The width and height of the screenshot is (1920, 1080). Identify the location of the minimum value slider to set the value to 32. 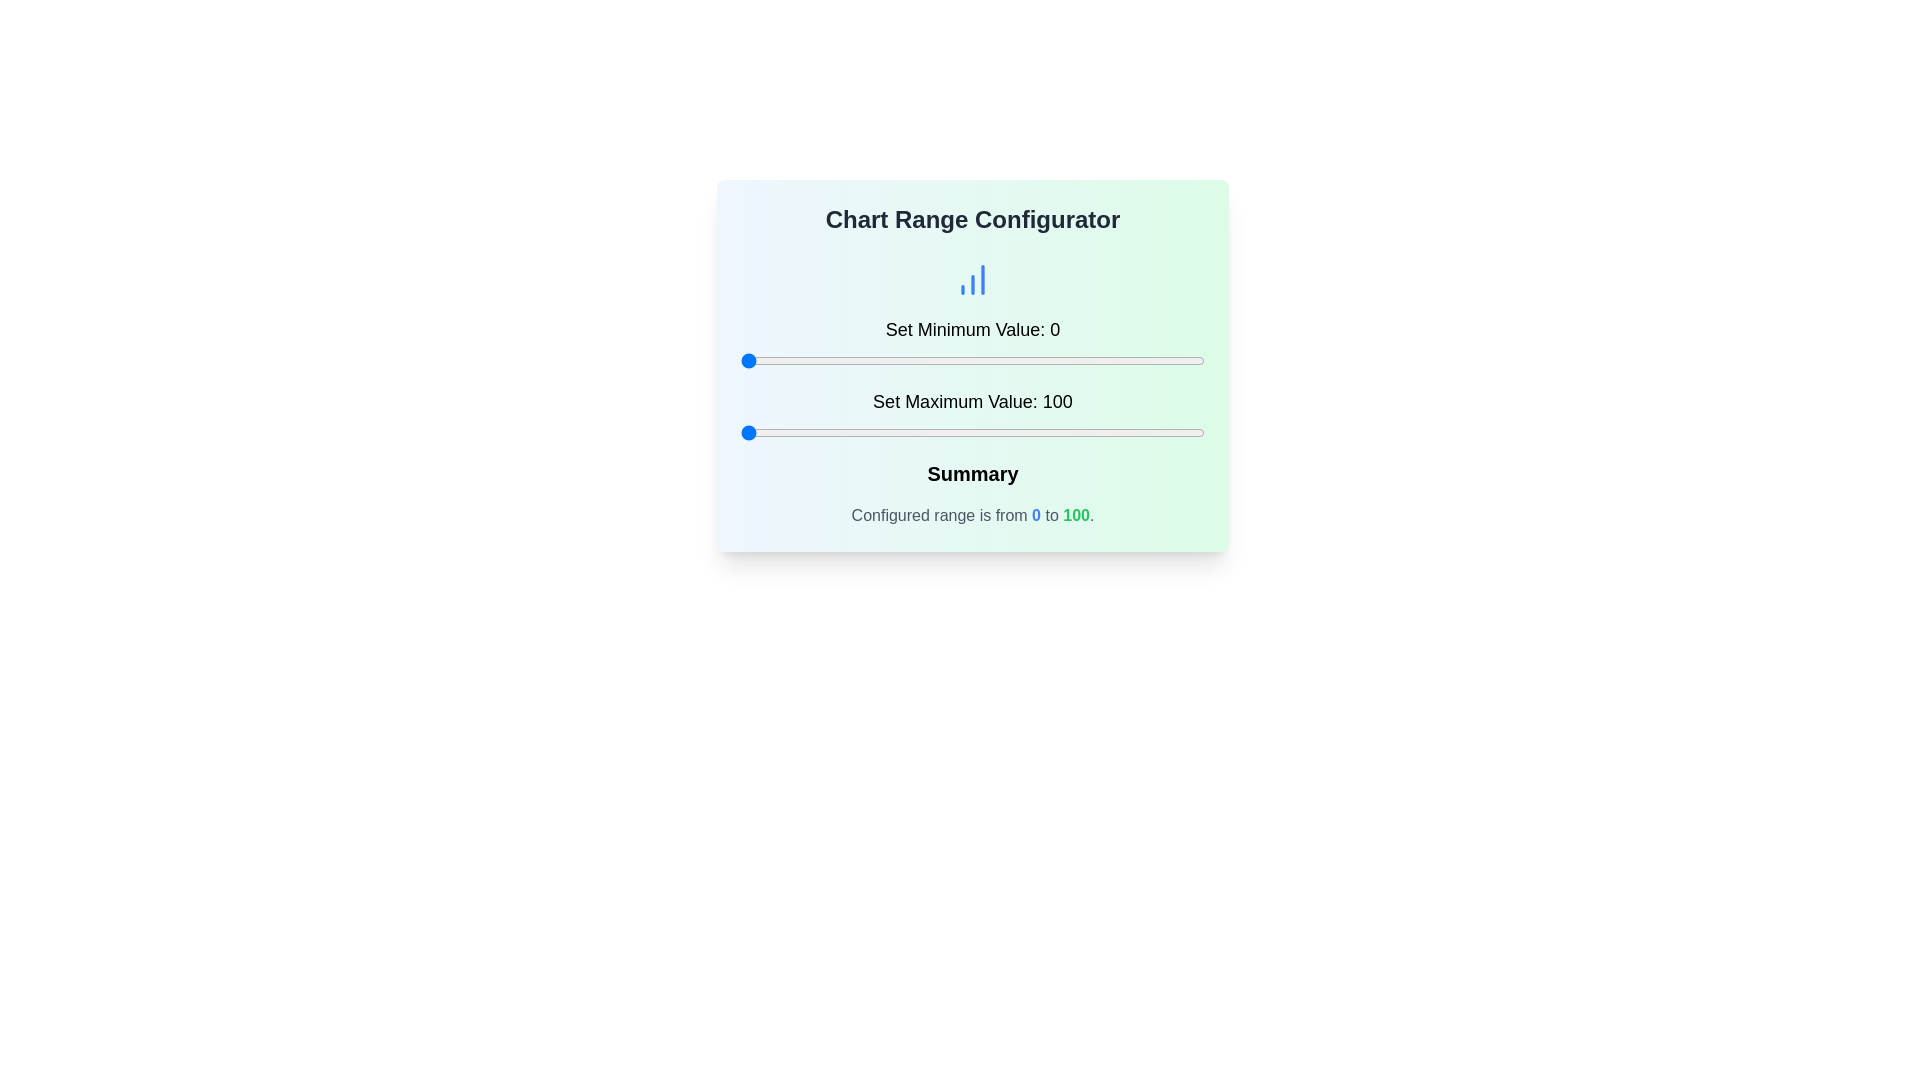
(888, 361).